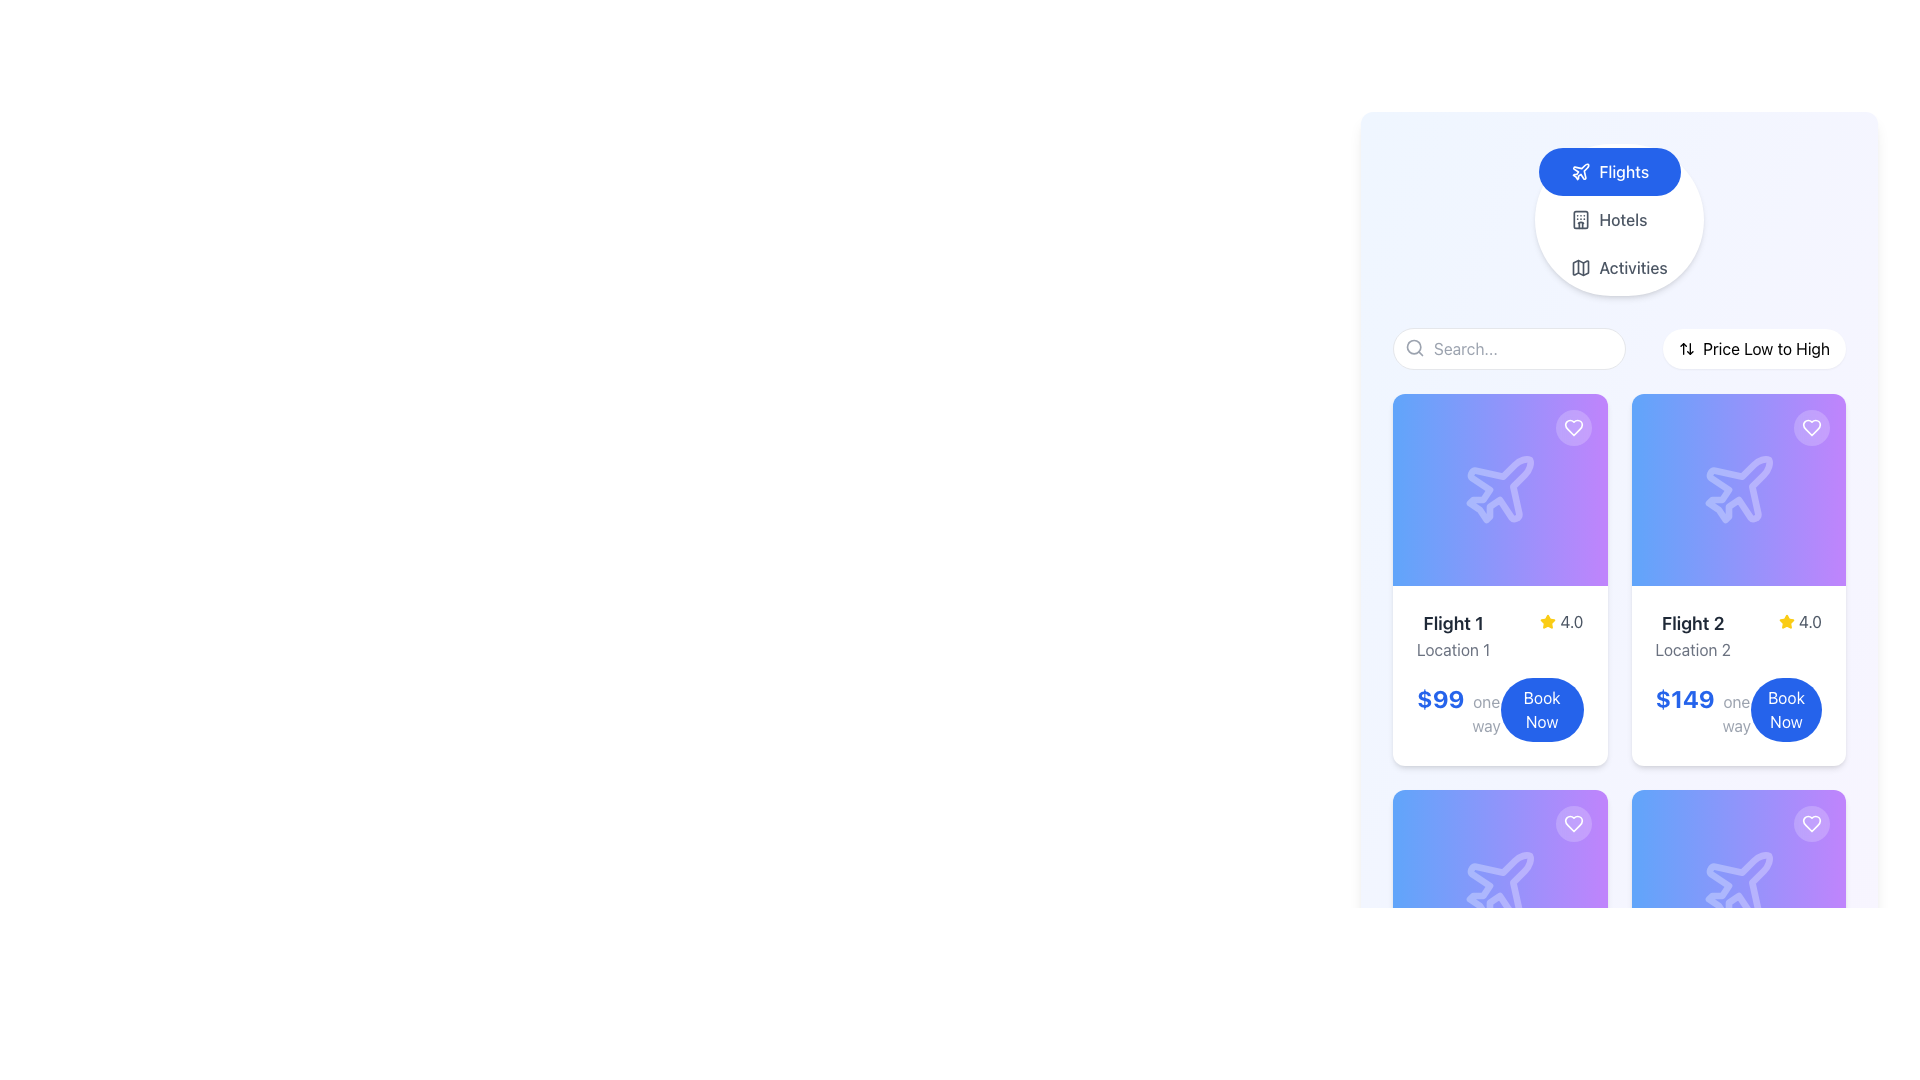 This screenshot has width=1920, height=1080. Describe the element at coordinates (1811, 427) in the screenshot. I see `the heart-shaped icon within the circular semi-transparent button in the top-right corner of the card displaying 'Flight 2' to mark the associated item as favorite` at that location.